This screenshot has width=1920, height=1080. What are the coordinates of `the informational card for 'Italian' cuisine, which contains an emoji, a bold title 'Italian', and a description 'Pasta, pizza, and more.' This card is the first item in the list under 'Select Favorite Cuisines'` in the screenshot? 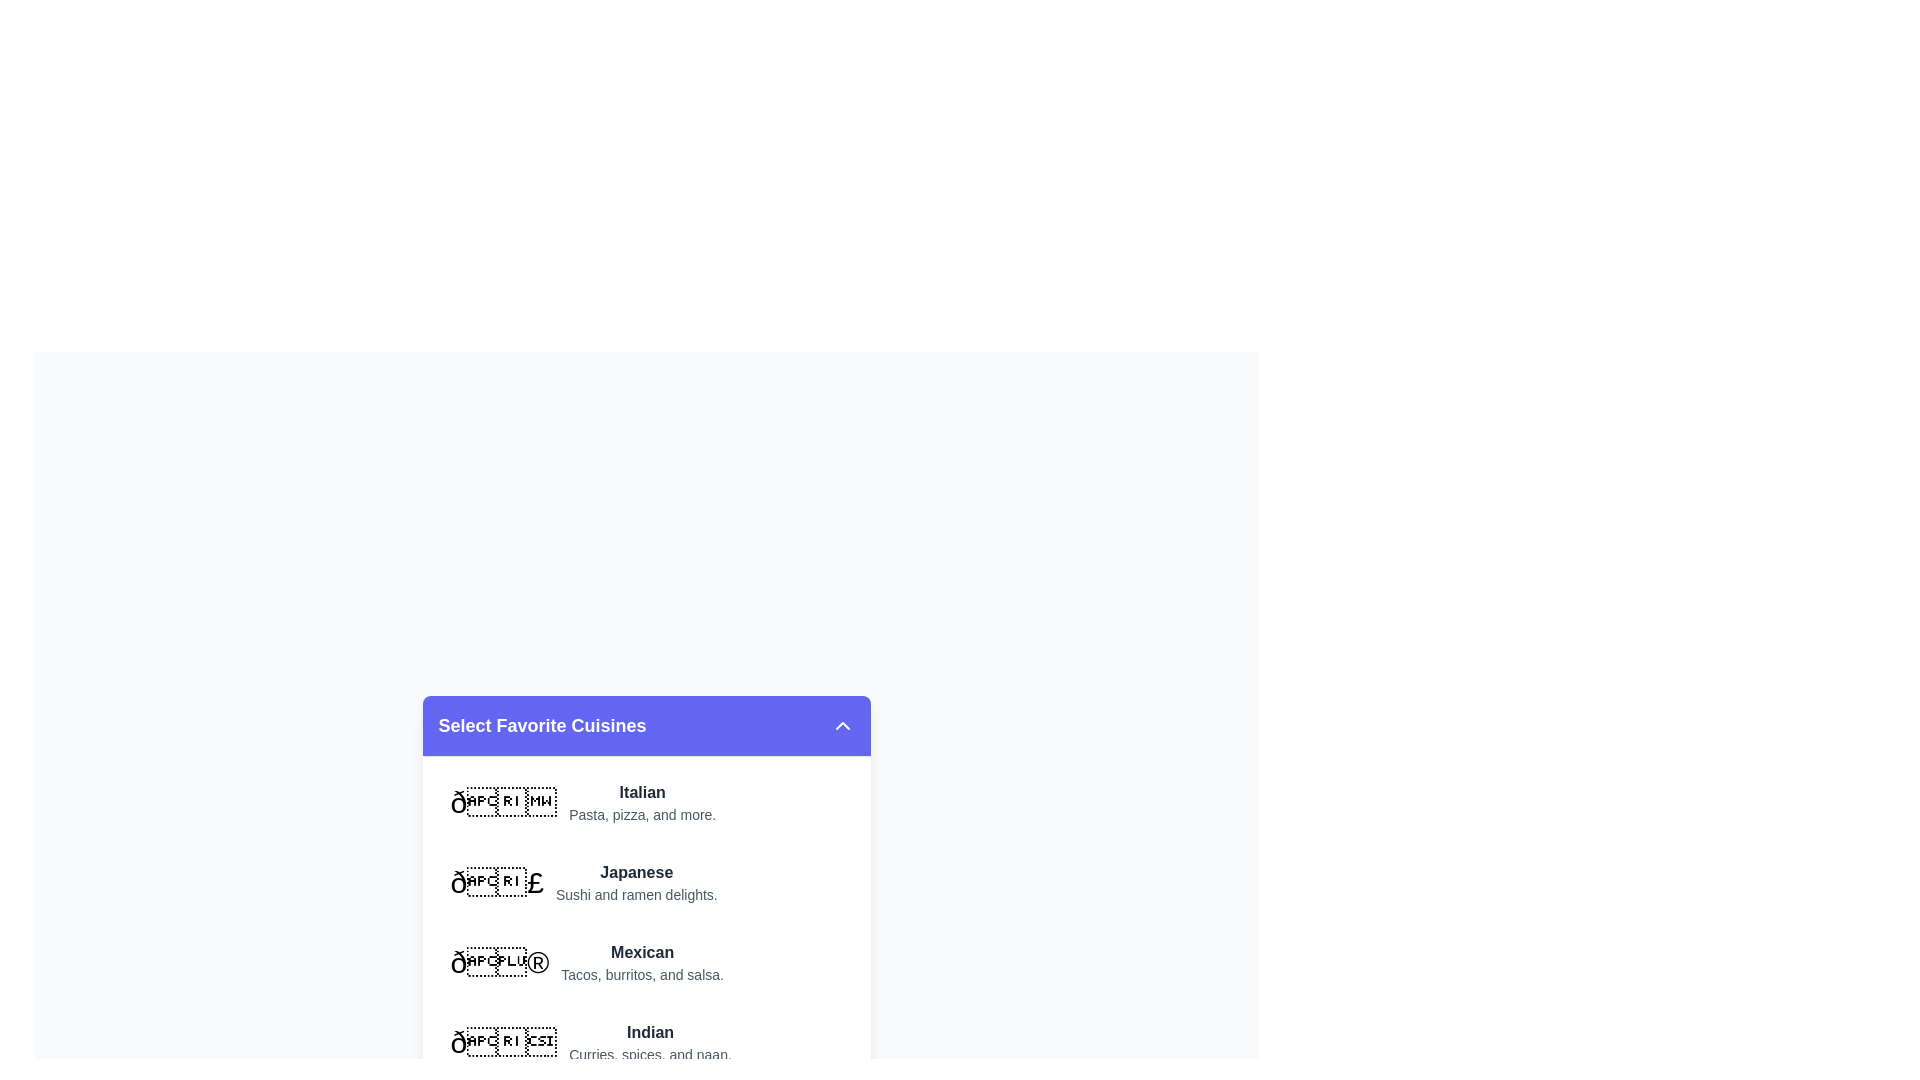 It's located at (582, 801).